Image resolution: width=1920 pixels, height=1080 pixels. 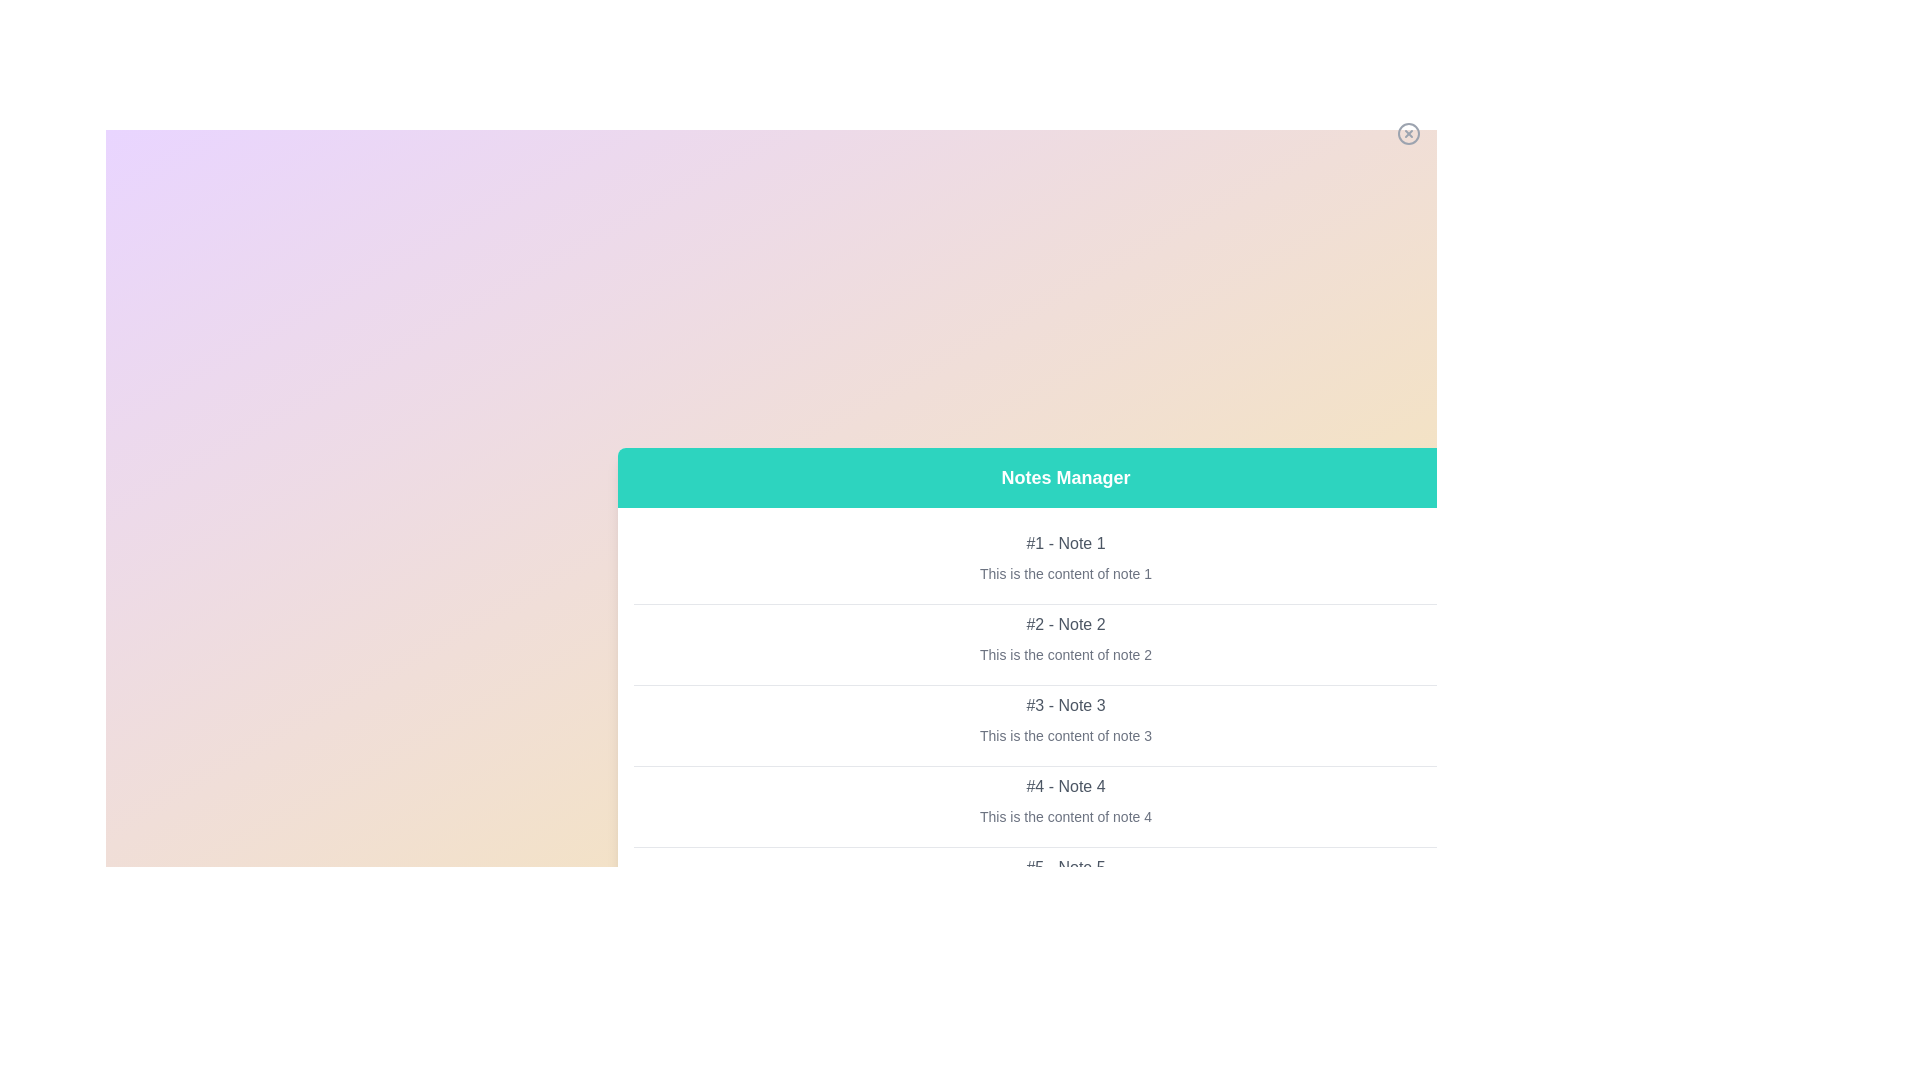 I want to click on close button in the top-right corner of the dialog, so click(x=1408, y=134).